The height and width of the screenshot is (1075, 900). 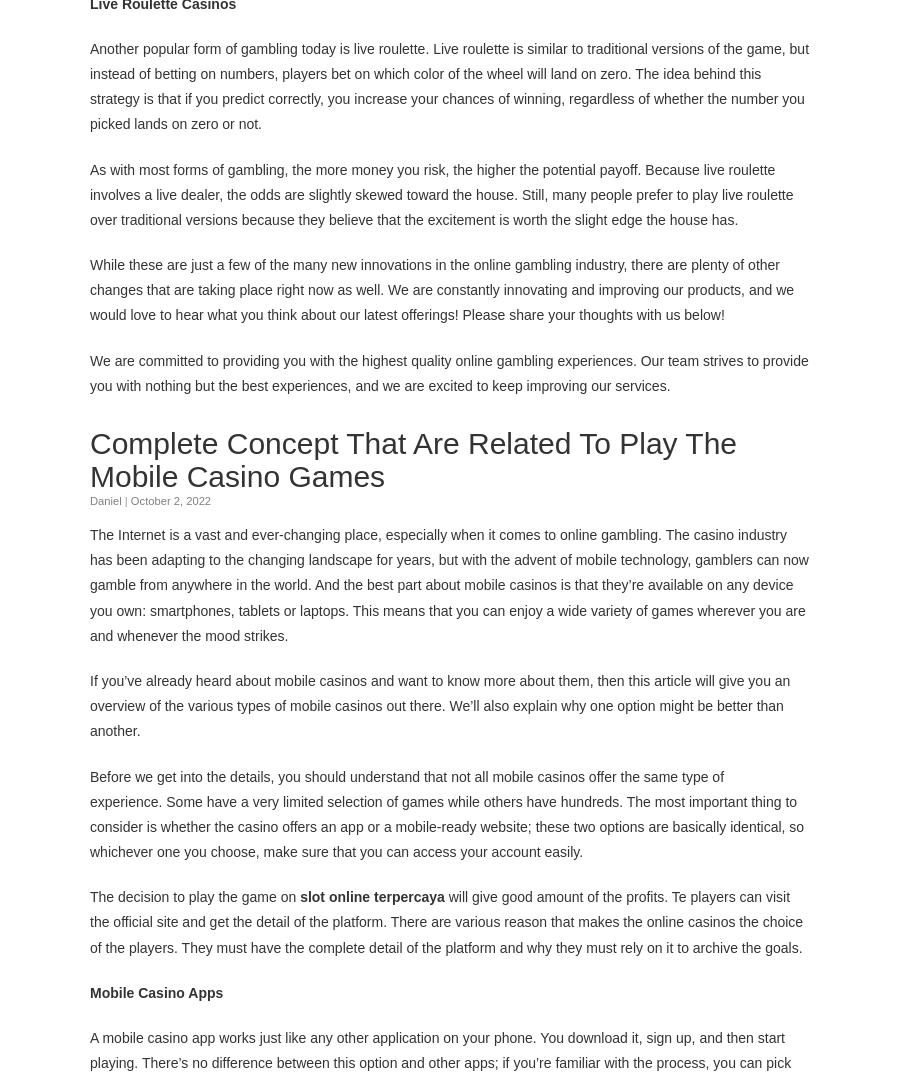 What do you see at coordinates (104, 499) in the screenshot?
I see `'Daniel'` at bounding box center [104, 499].